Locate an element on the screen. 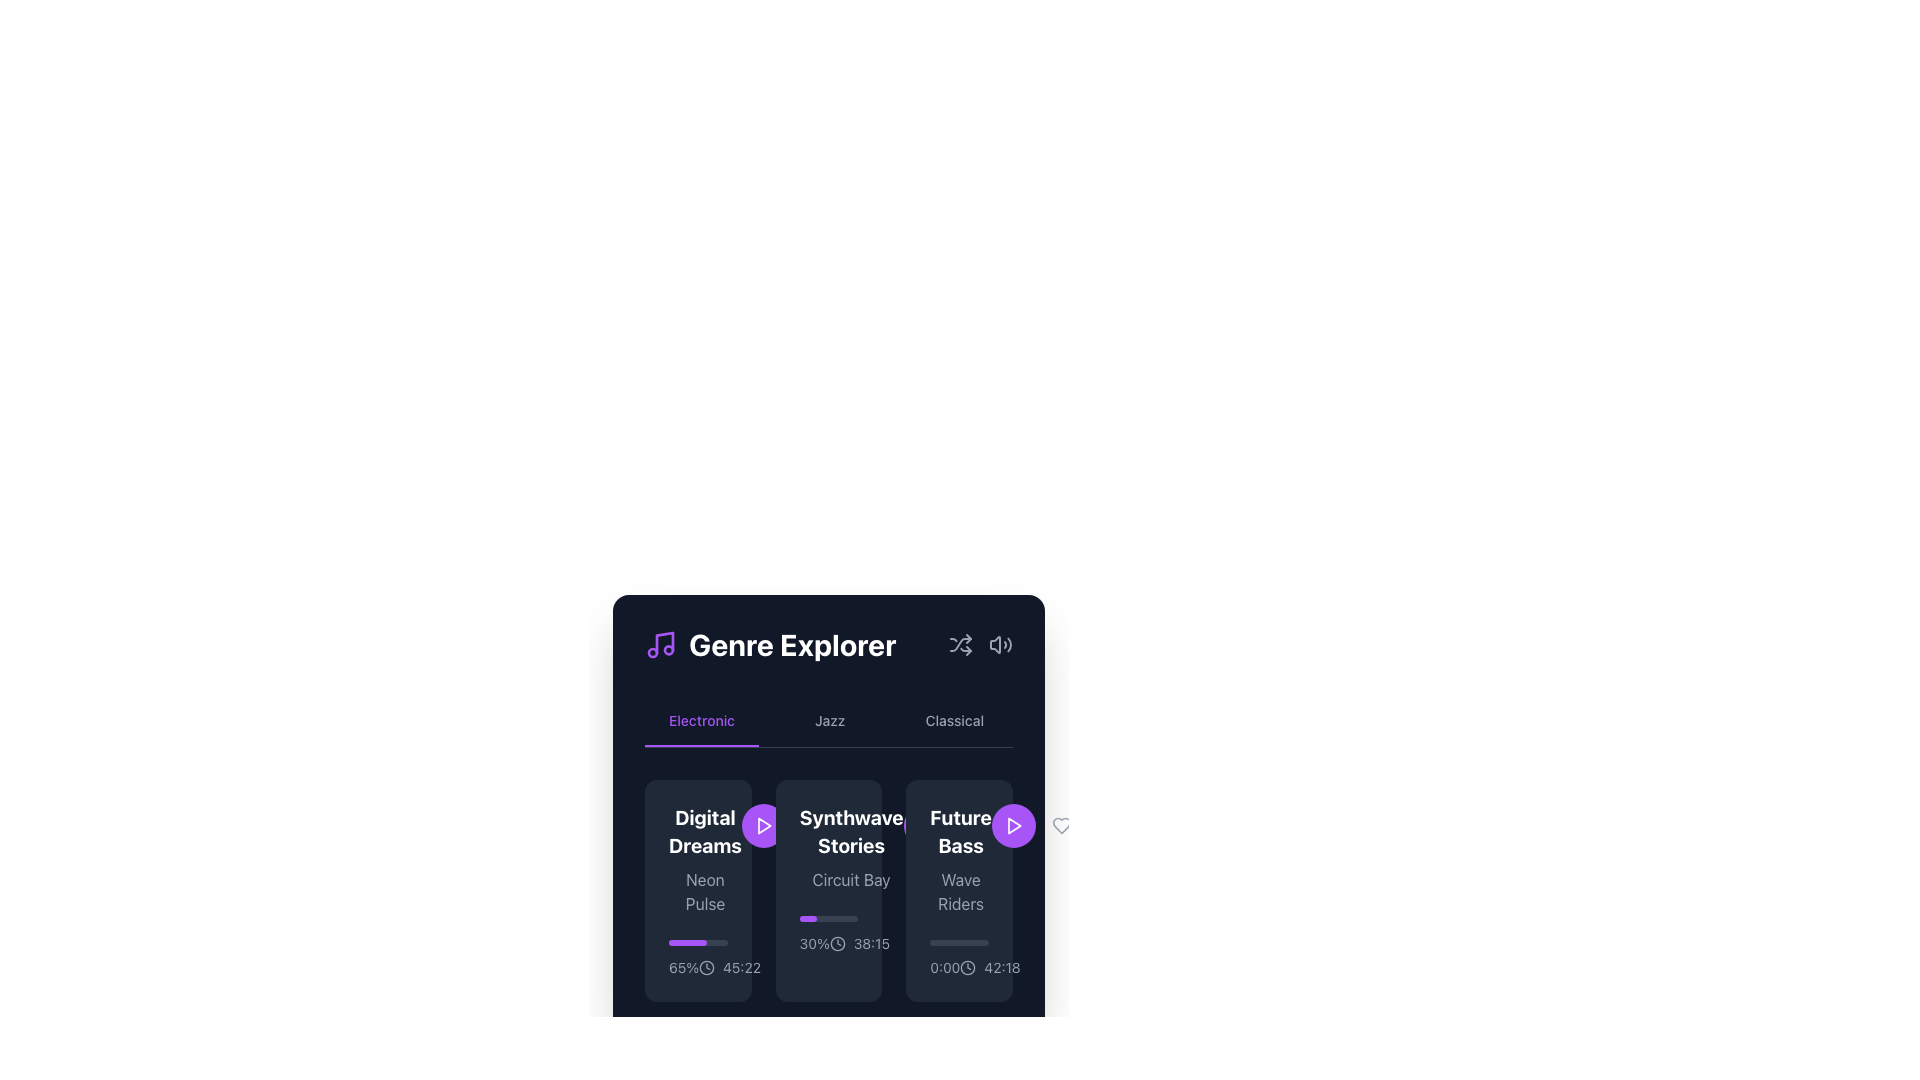 Image resolution: width=1920 pixels, height=1080 pixels. the static informational text displaying '65%' progress and '45:22' time spent is located at coordinates (698, 967).